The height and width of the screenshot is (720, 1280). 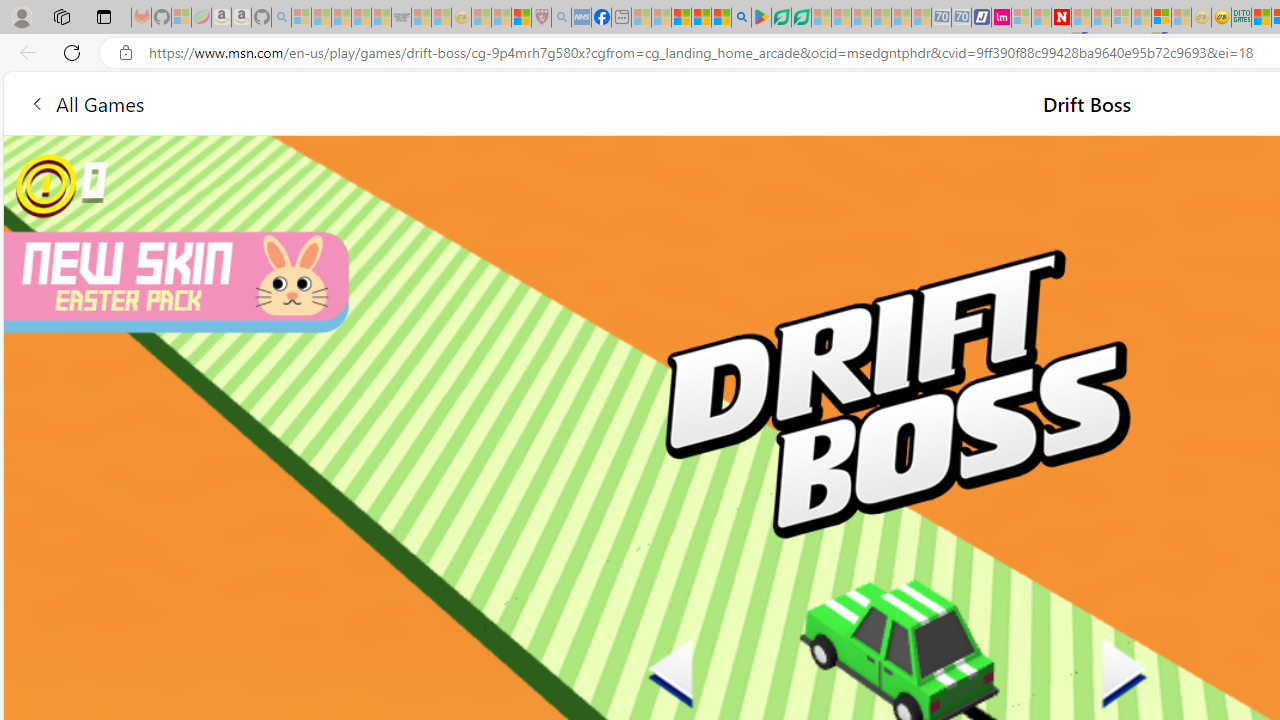 What do you see at coordinates (85, 103) in the screenshot?
I see `'All Games'` at bounding box center [85, 103].